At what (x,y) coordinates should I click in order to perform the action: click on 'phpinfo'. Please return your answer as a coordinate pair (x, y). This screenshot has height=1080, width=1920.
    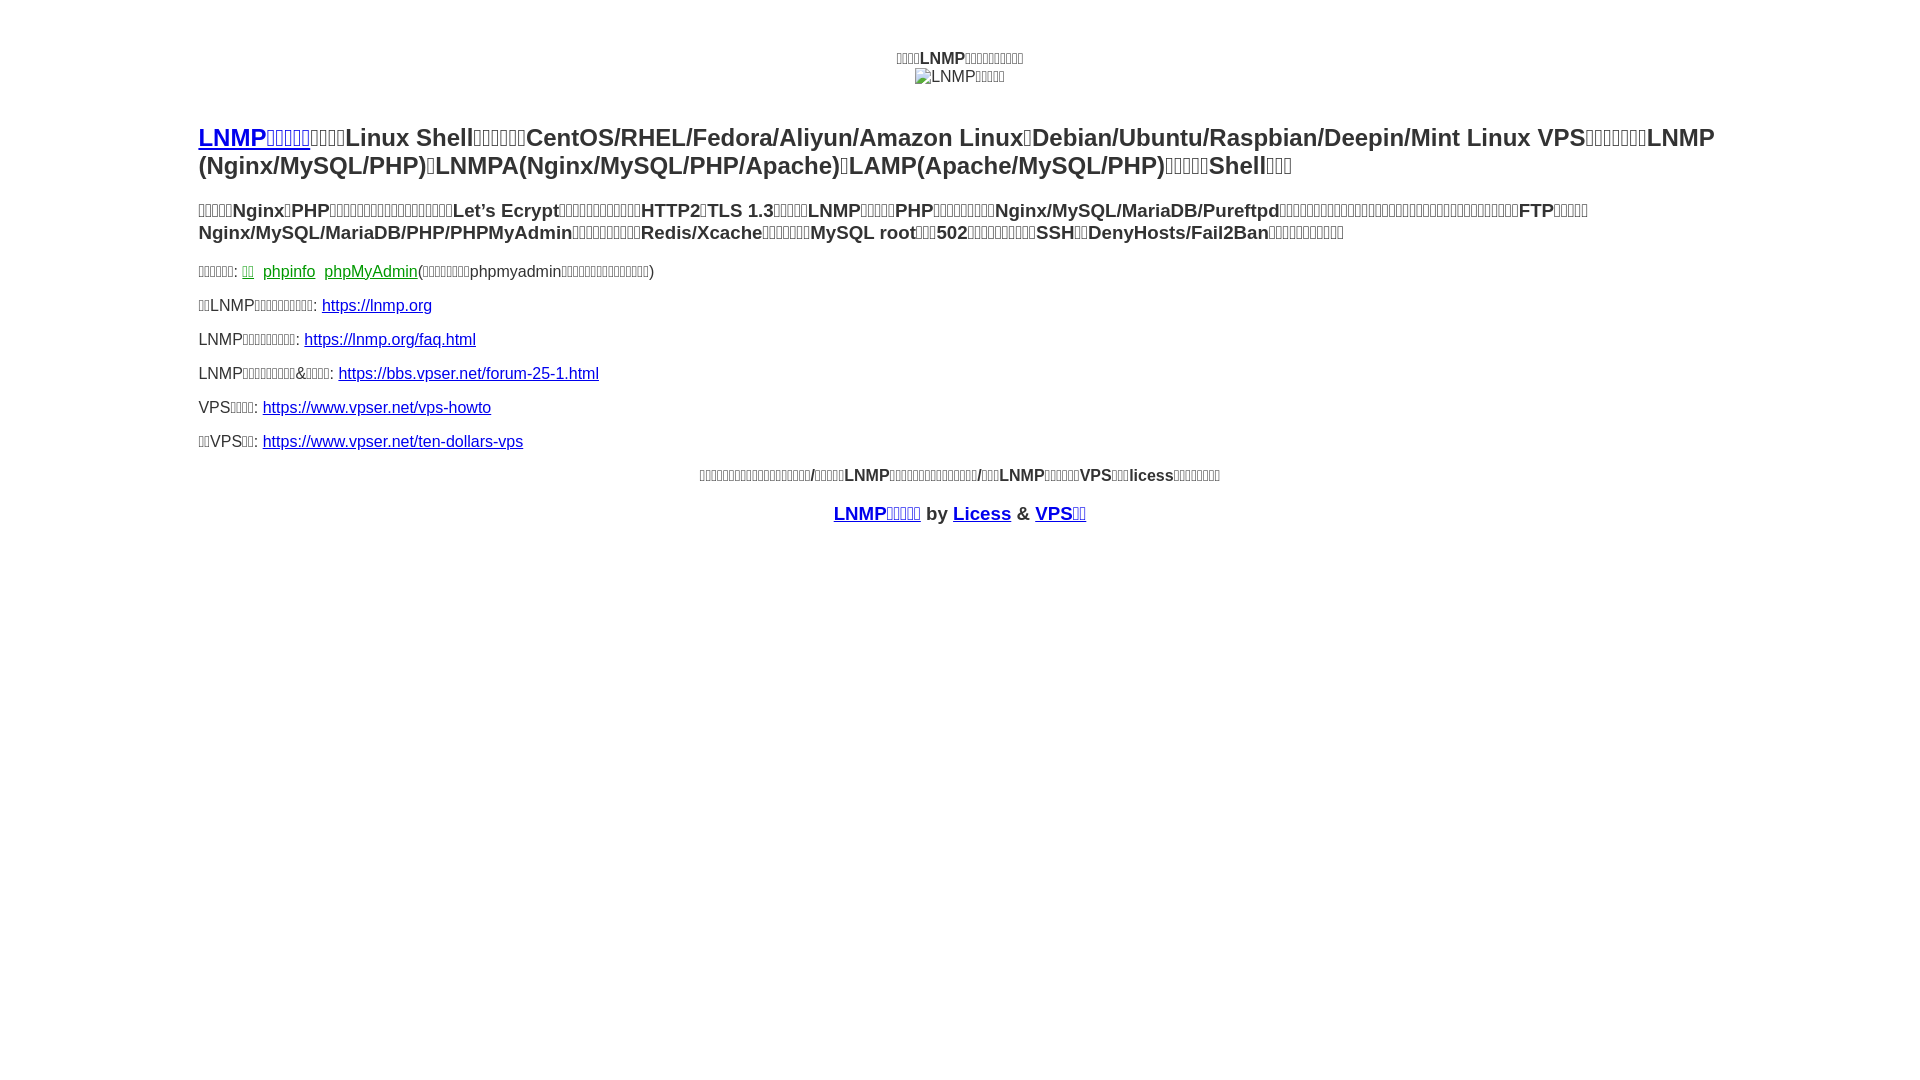
    Looking at the image, I should click on (288, 271).